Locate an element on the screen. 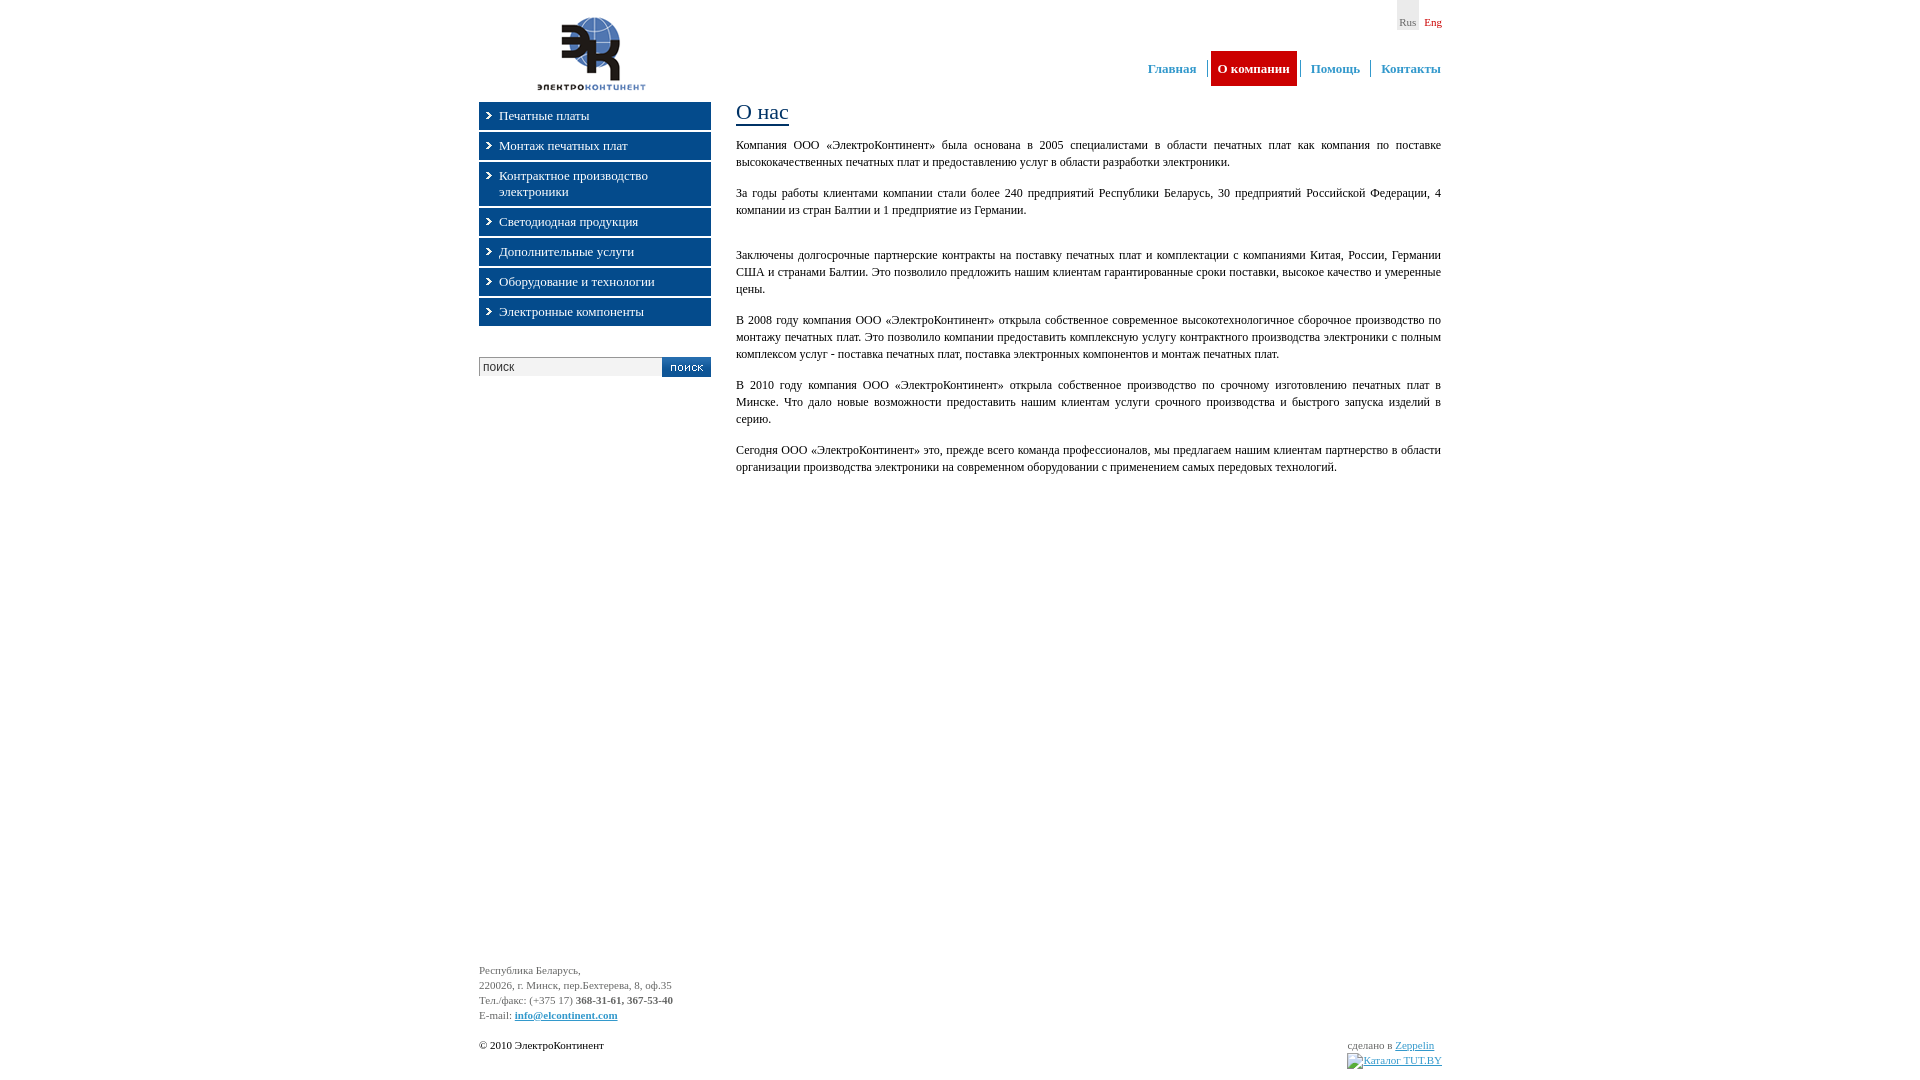 The image size is (1920, 1080). 'Eng' is located at coordinates (1432, 15).